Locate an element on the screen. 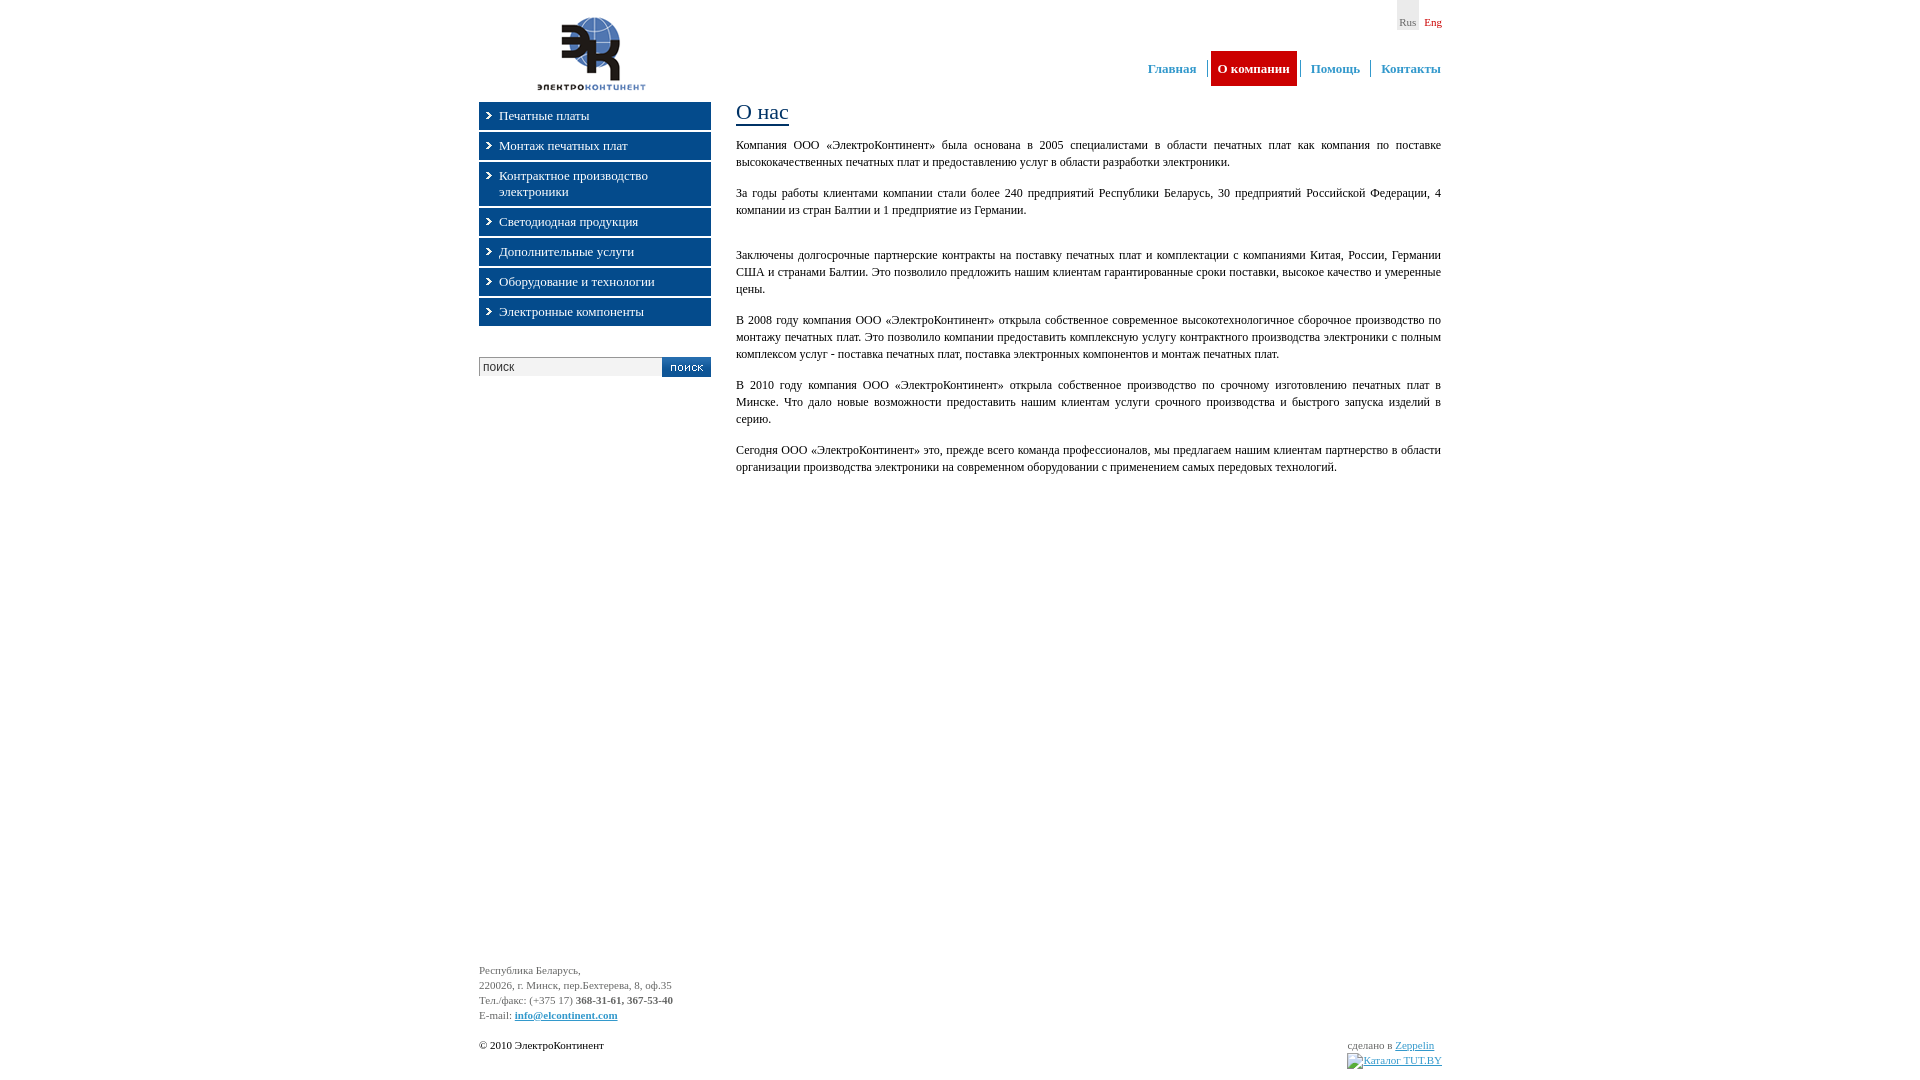 The image size is (1920, 1080). 'Eng' is located at coordinates (1432, 15).